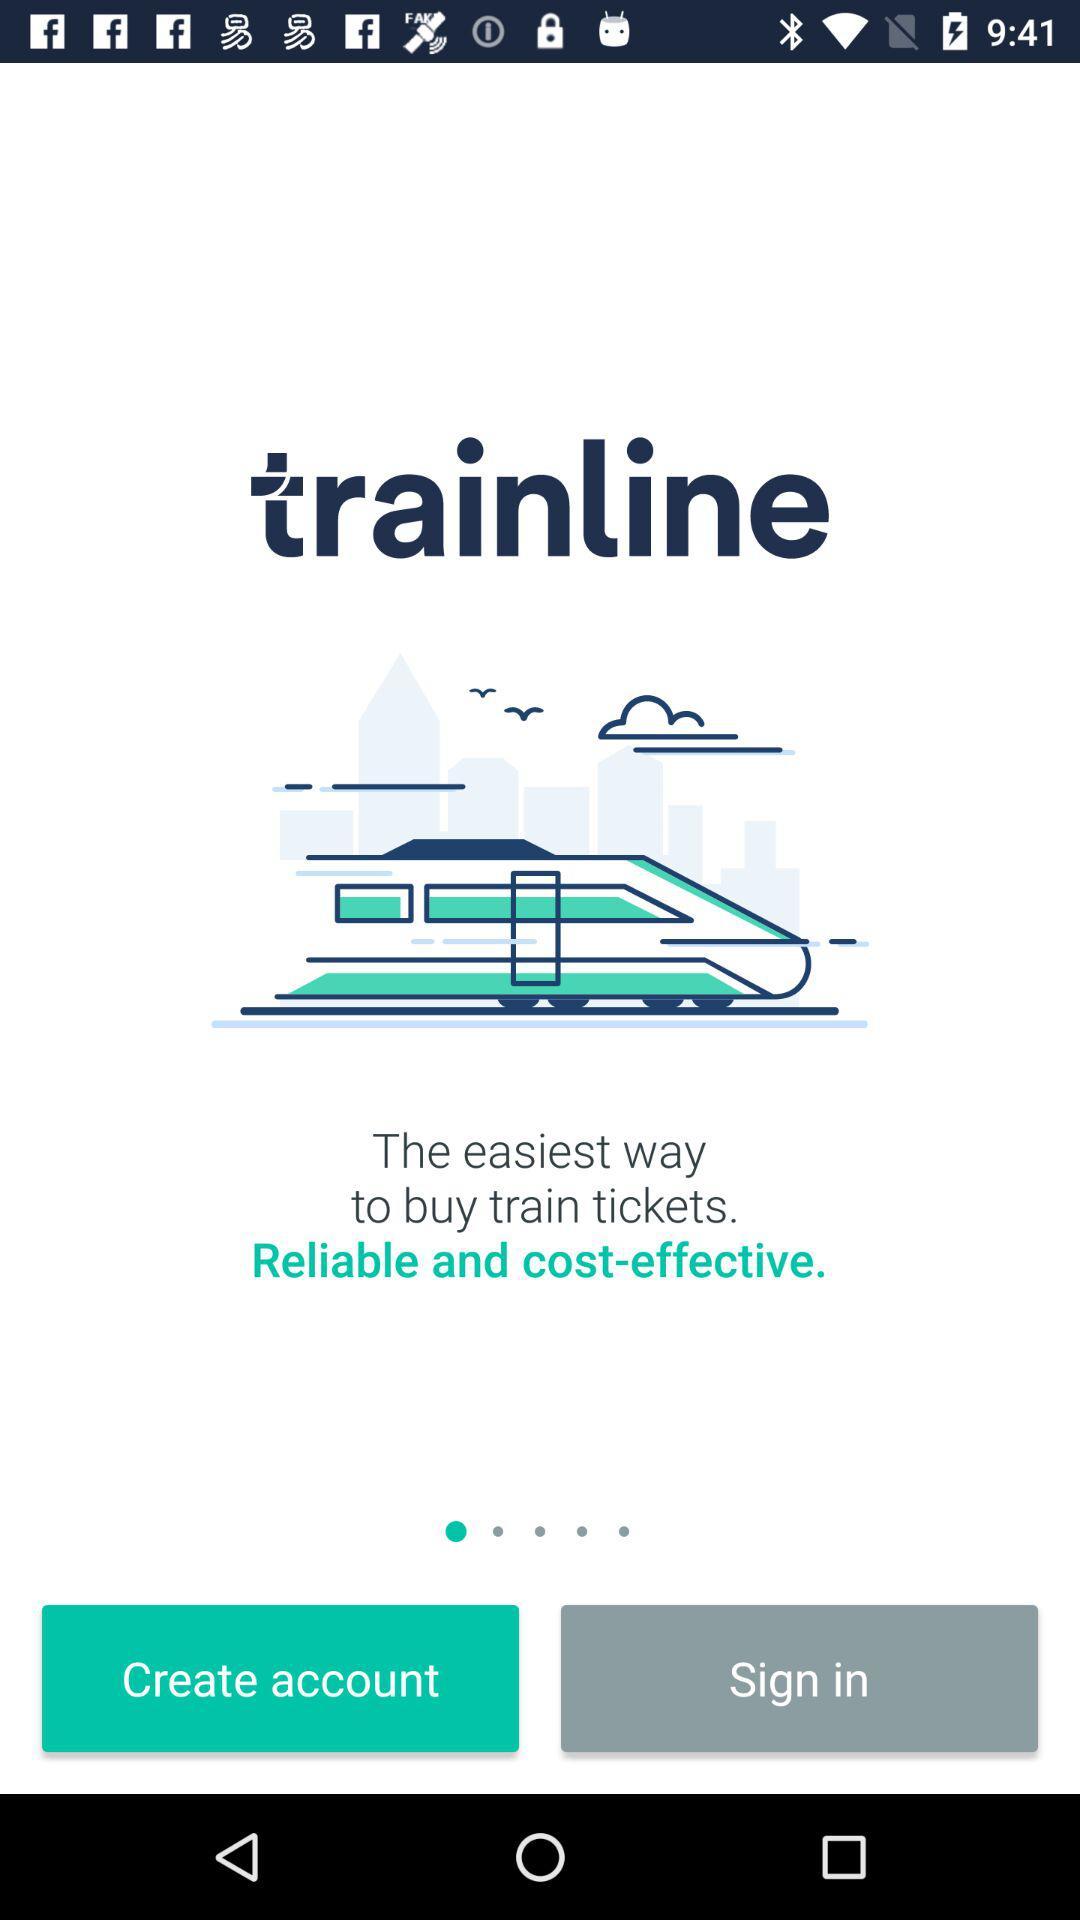  What do you see at coordinates (798, 1678) in the screenshot?
I see `sign in at the bottom right corner` at bounding box center [798, 1678].